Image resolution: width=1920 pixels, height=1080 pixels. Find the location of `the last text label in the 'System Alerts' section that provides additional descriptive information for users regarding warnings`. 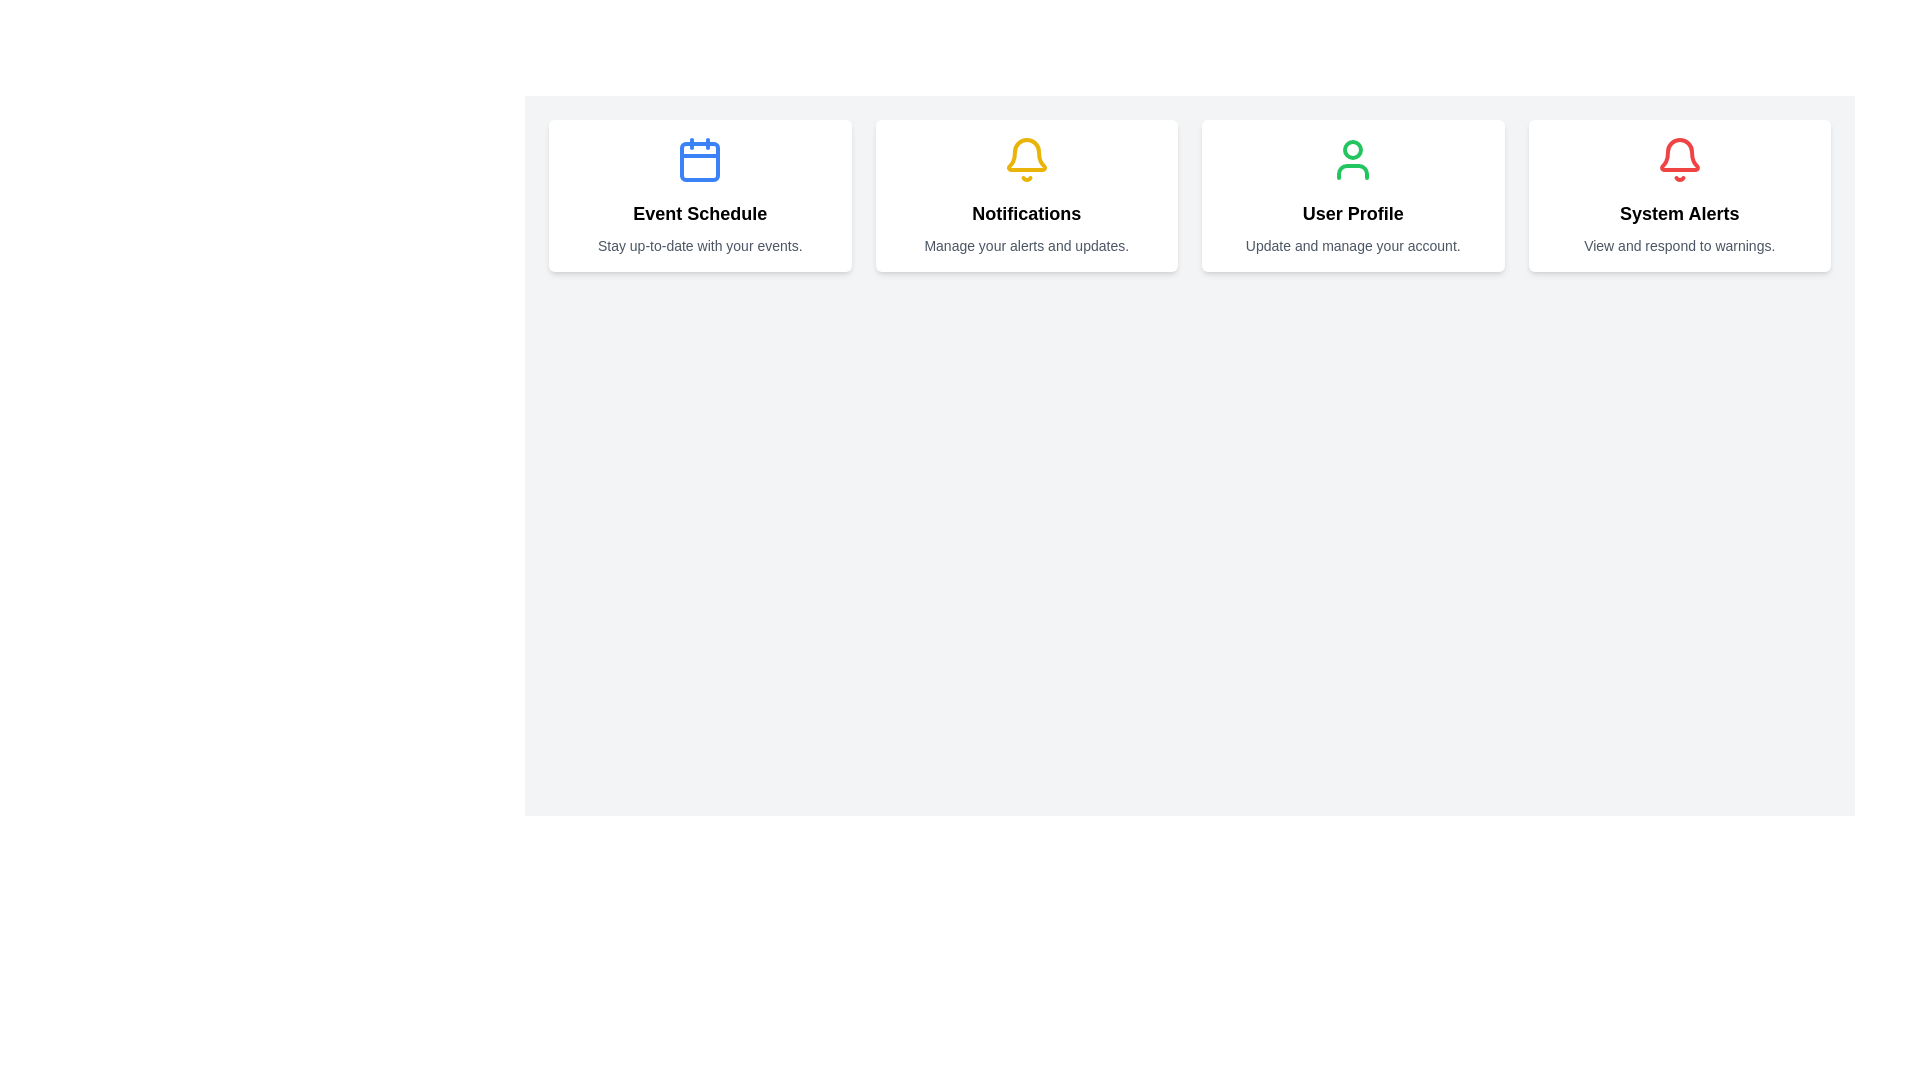

the last text label in the 'System Alerts' section that provides additional descriptive information for users regarding warnings is located at coordinates (1679, 245).